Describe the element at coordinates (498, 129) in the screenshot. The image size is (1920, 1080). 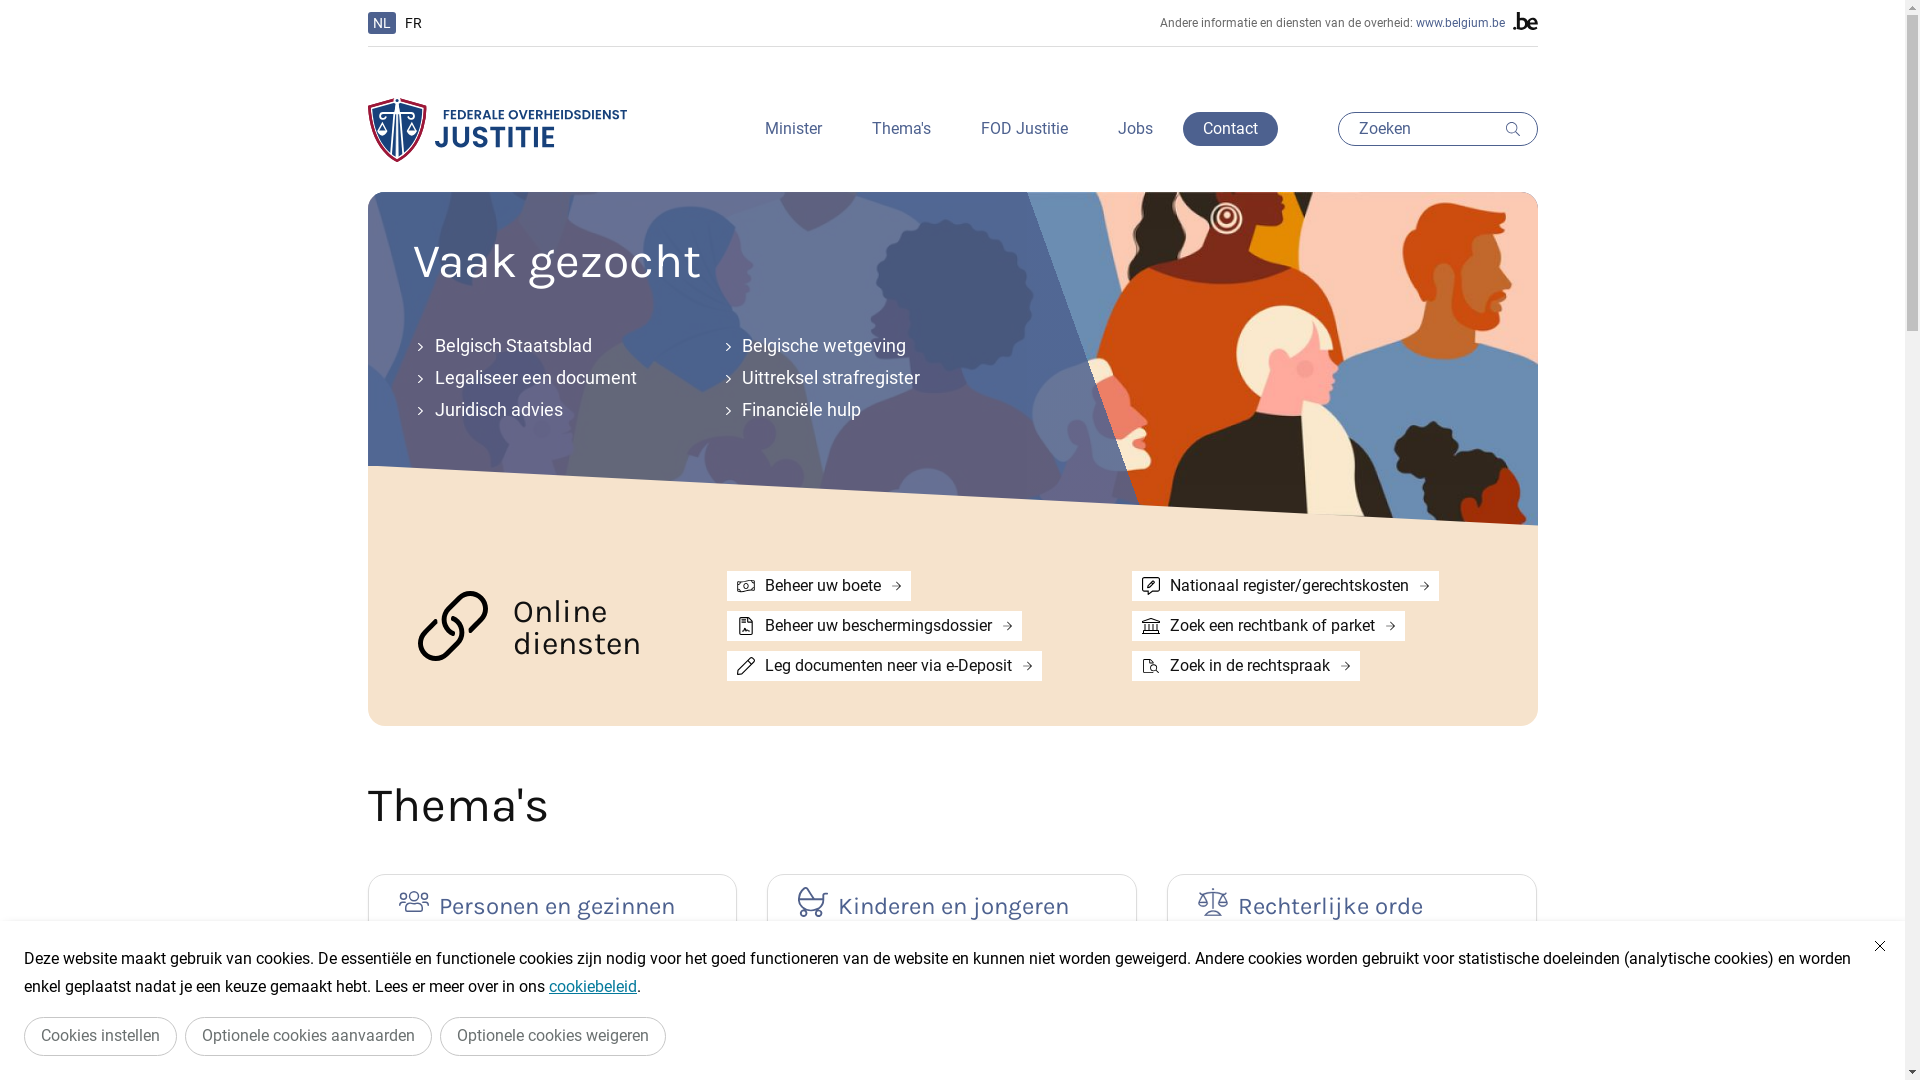
I see `'Terugkeren naar de startpagina van FOD Justitie'` at that location.